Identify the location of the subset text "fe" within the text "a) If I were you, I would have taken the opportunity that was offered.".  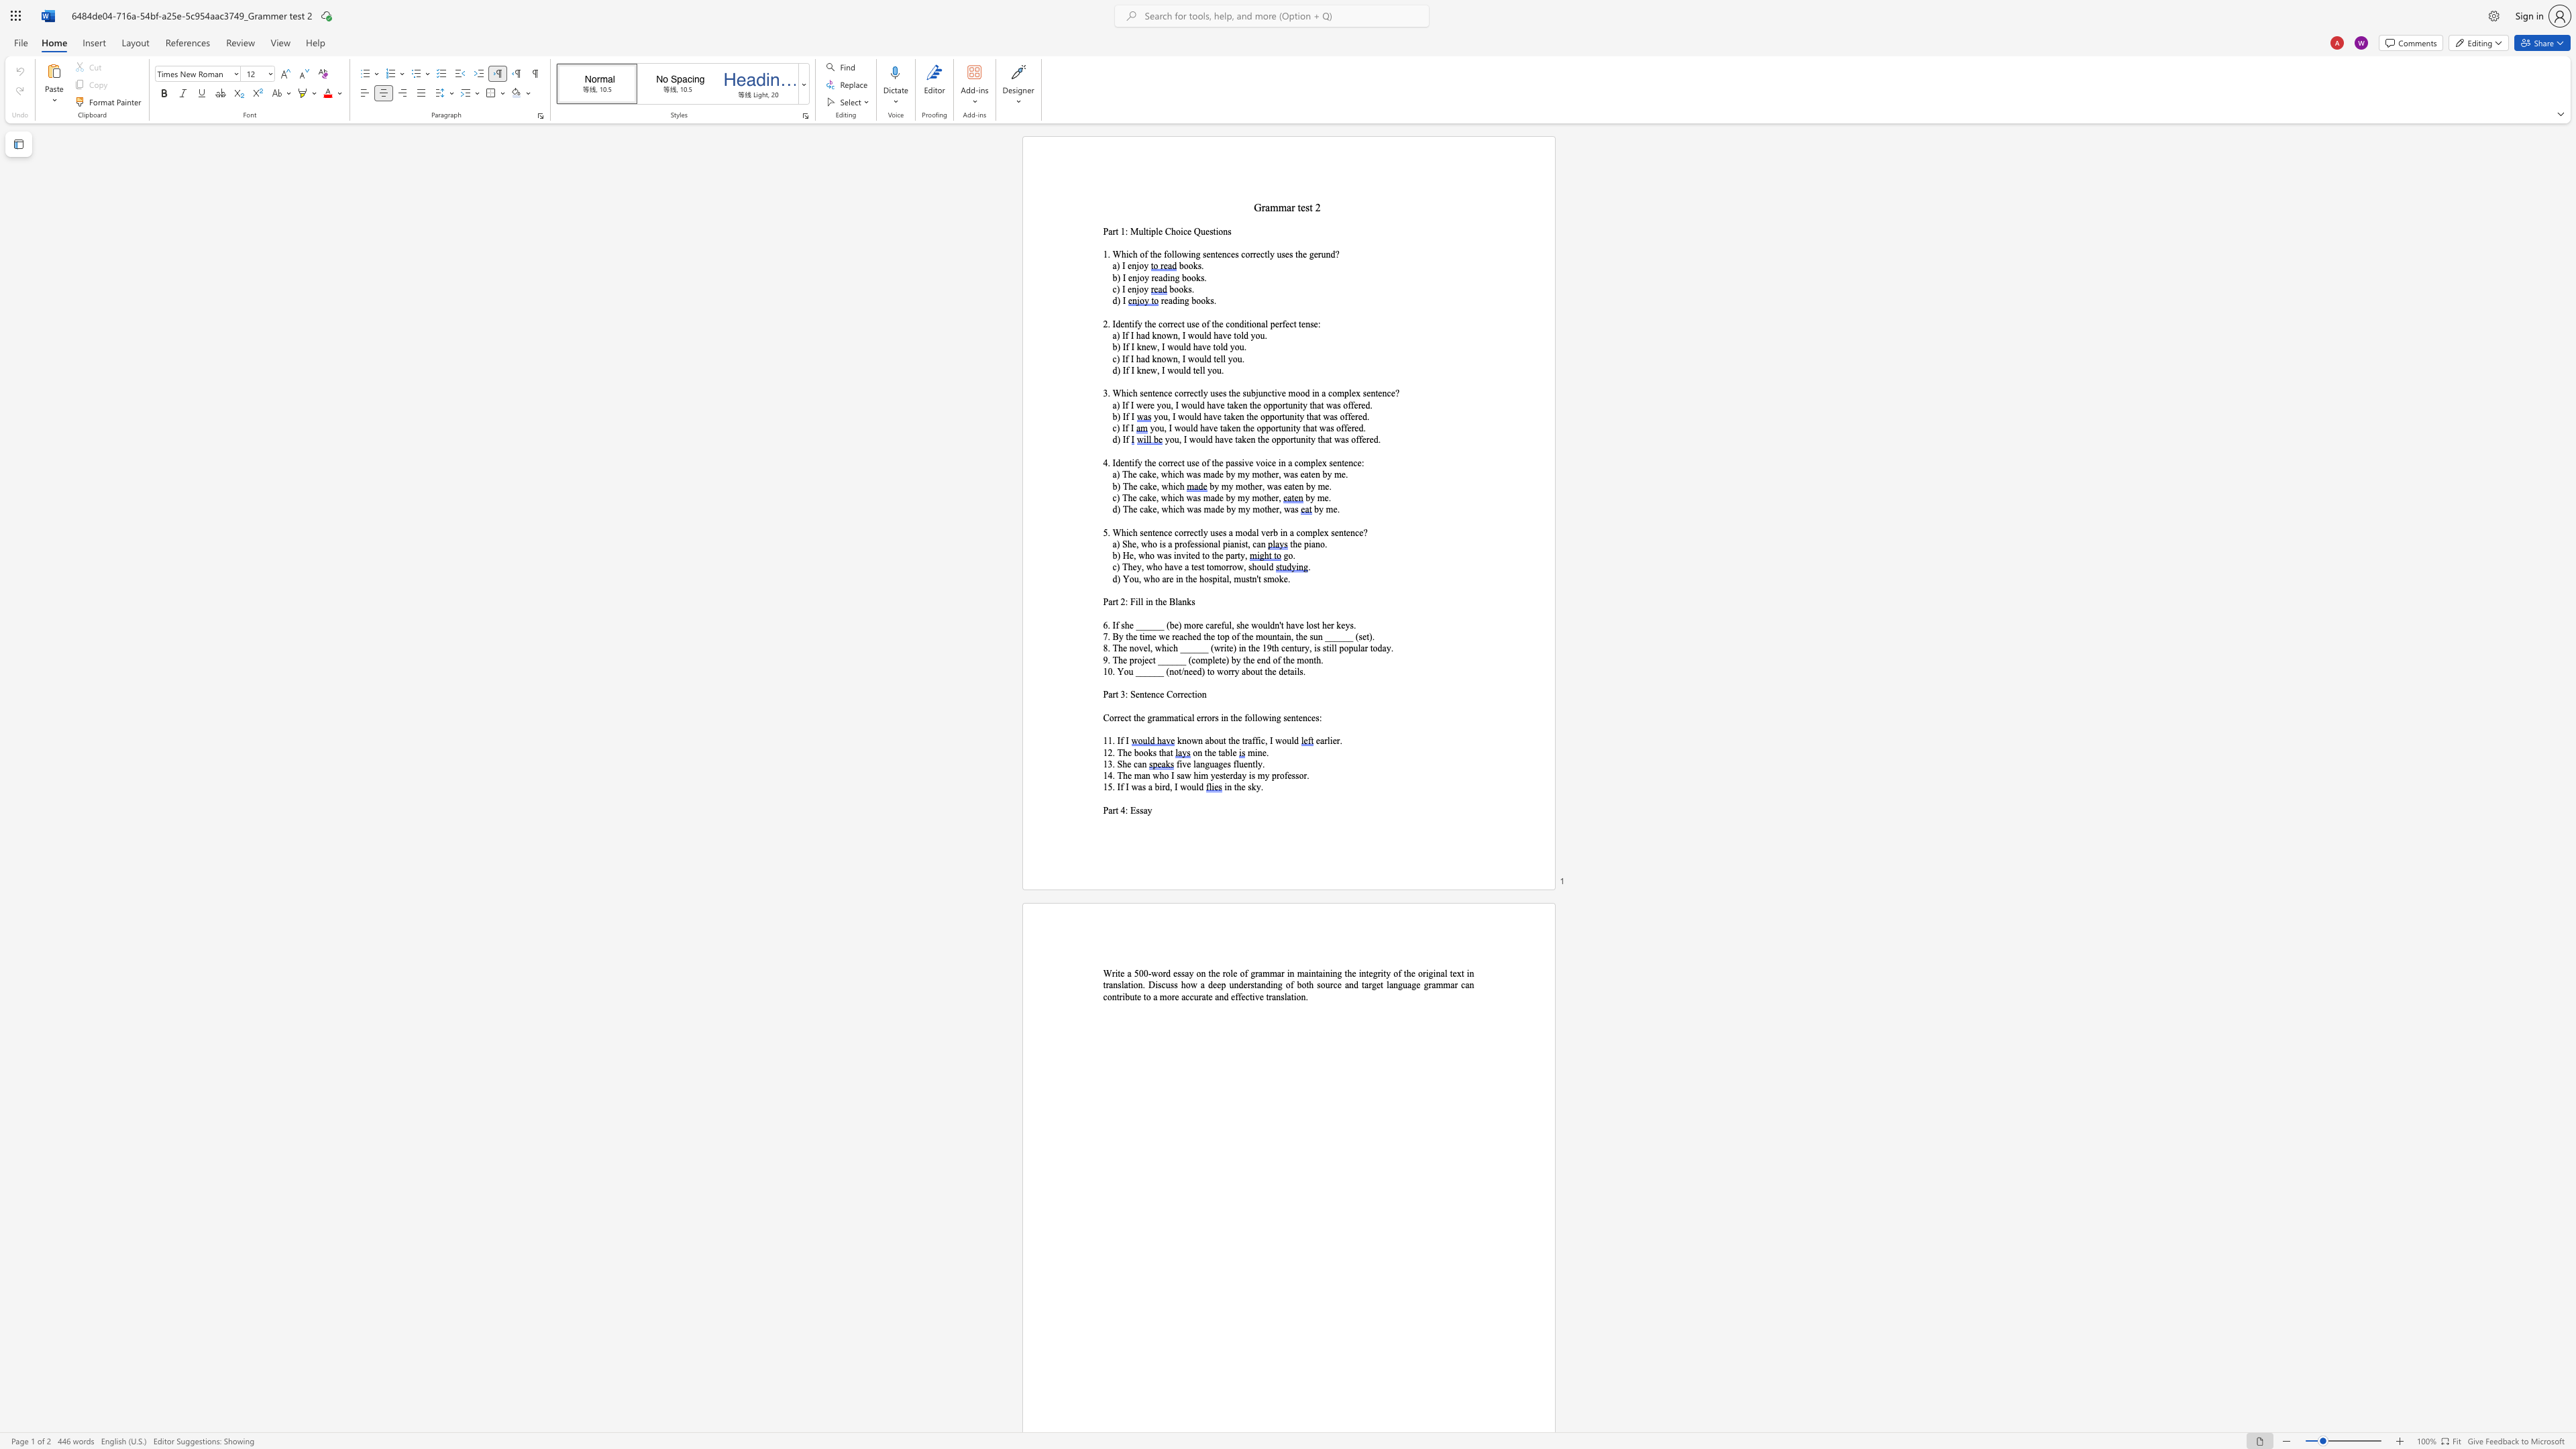
(1349, 405).